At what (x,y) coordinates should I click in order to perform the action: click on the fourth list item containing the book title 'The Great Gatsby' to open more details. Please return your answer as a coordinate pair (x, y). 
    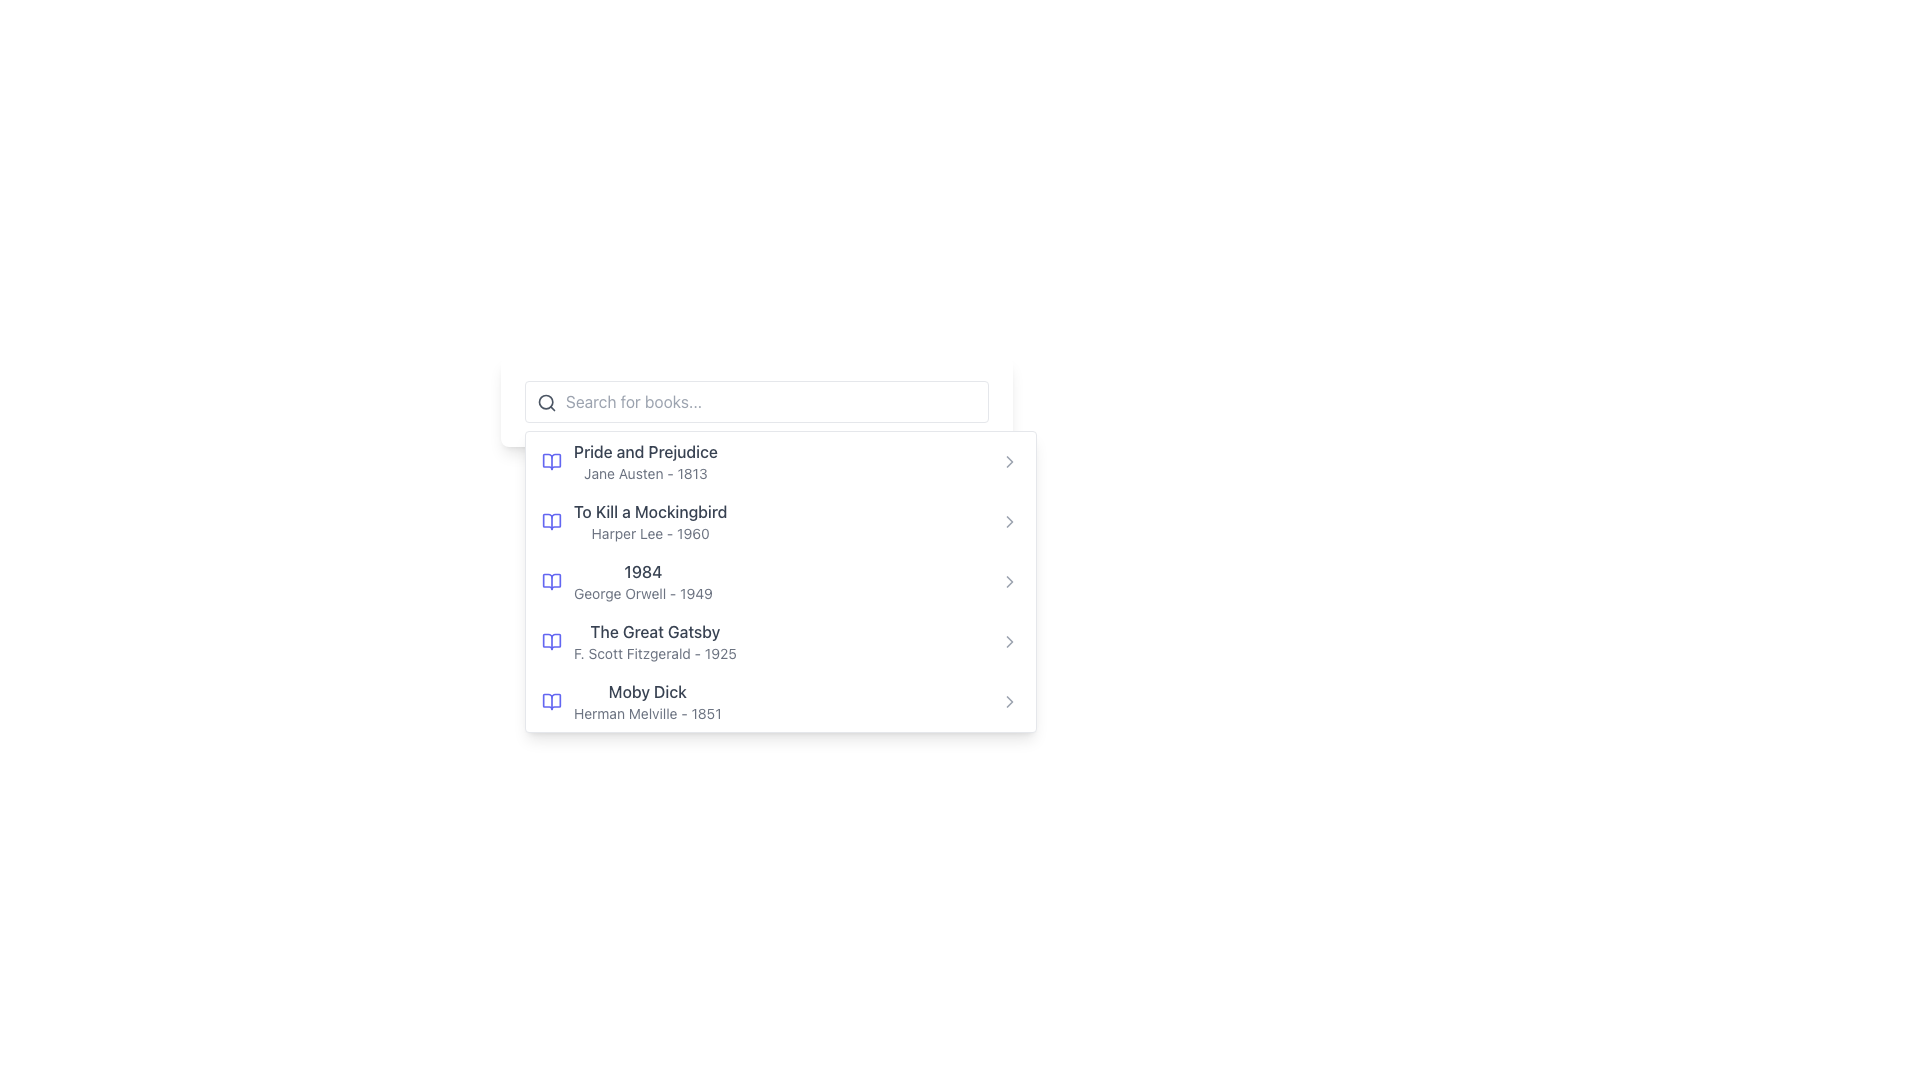
    Looking at the image, I should click on (638, 641).